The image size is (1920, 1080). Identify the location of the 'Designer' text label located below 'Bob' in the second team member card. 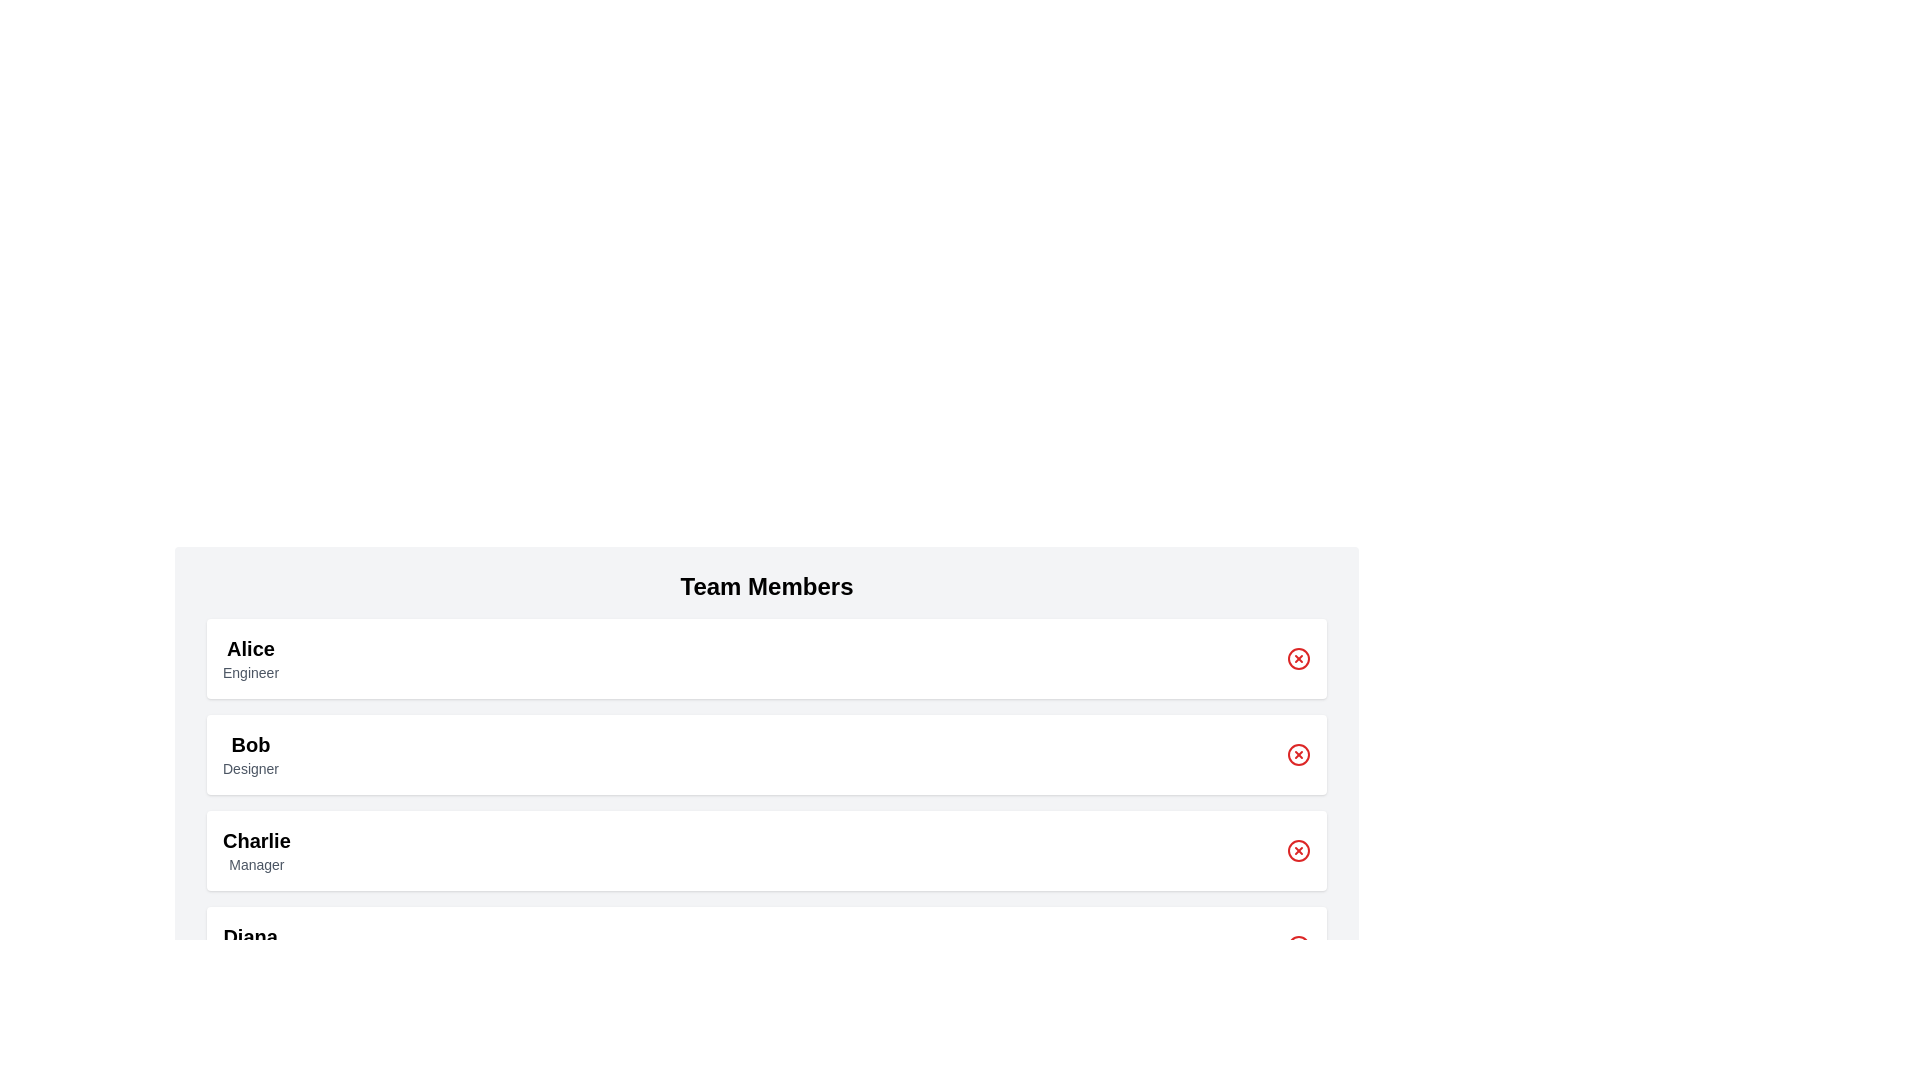
(249, 767).